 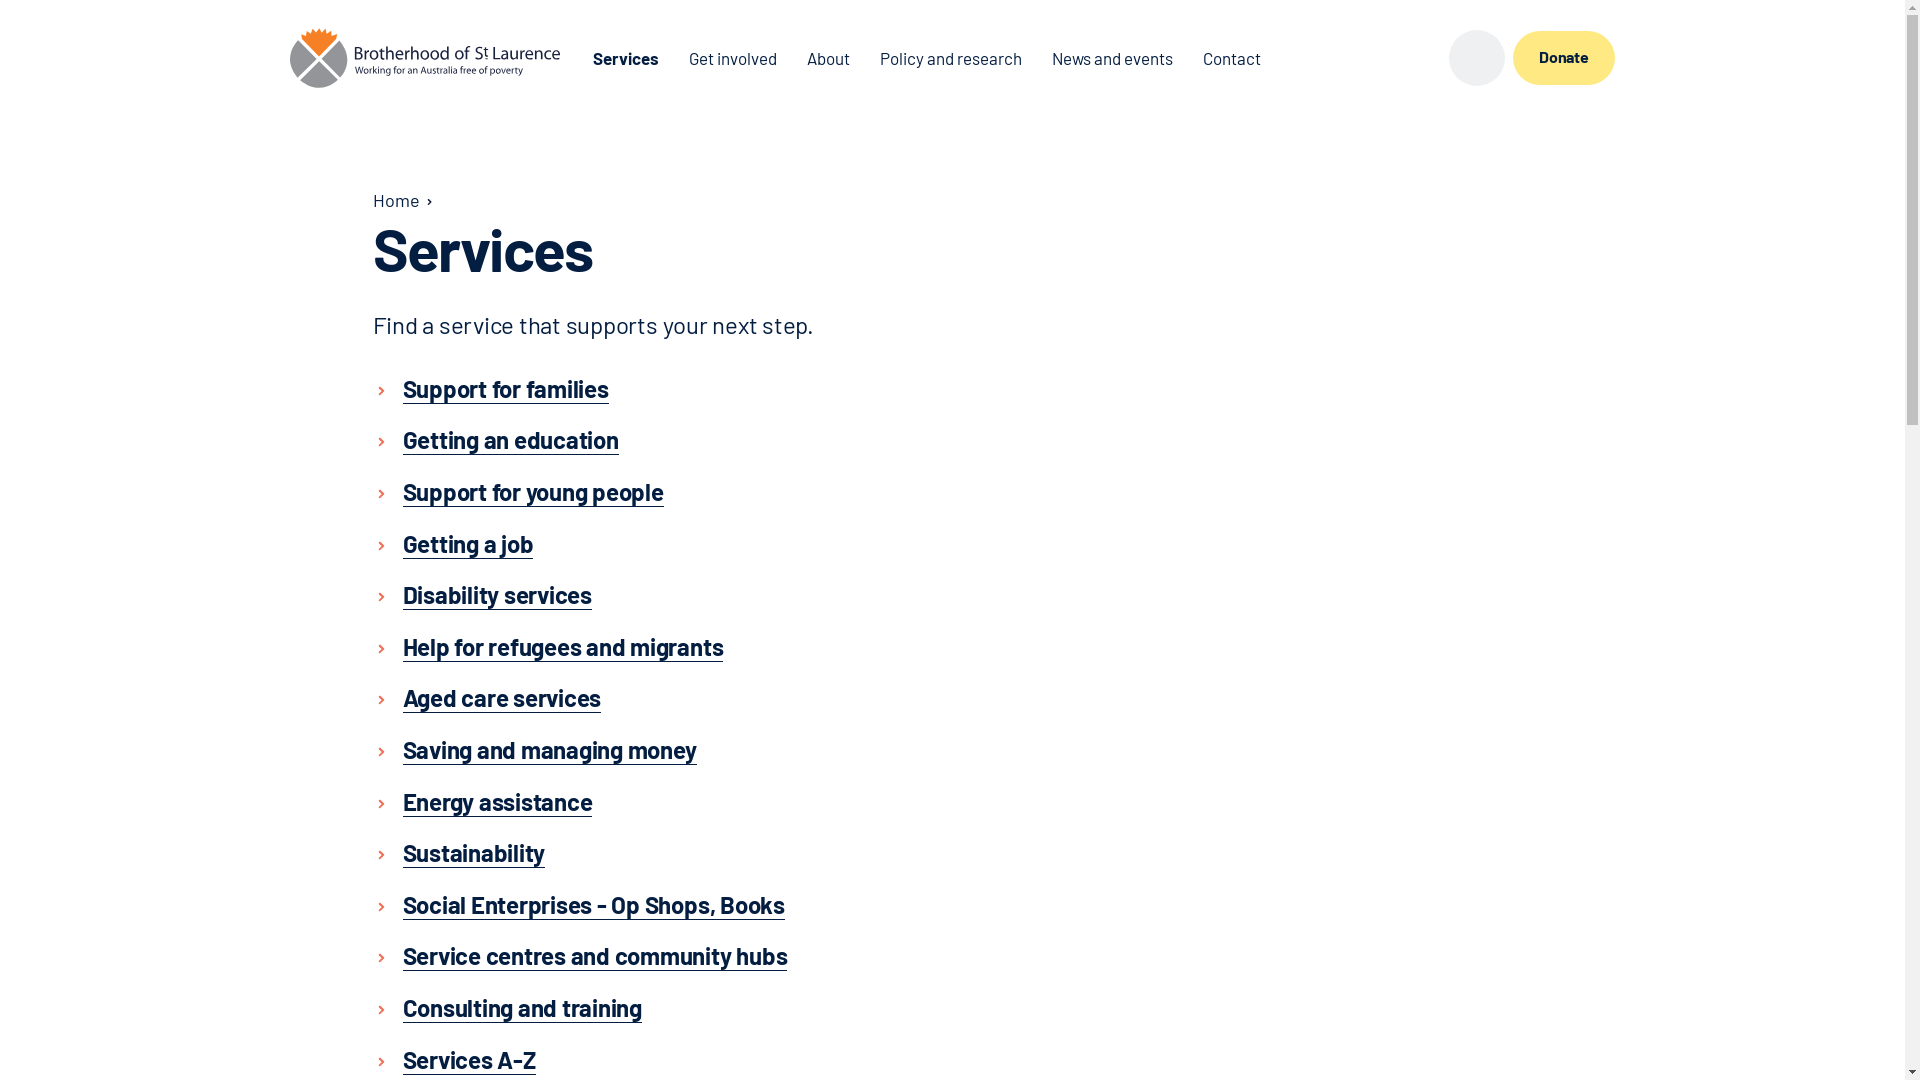 I want to click on 'Services A-Z', so click(x=467, y=1058).